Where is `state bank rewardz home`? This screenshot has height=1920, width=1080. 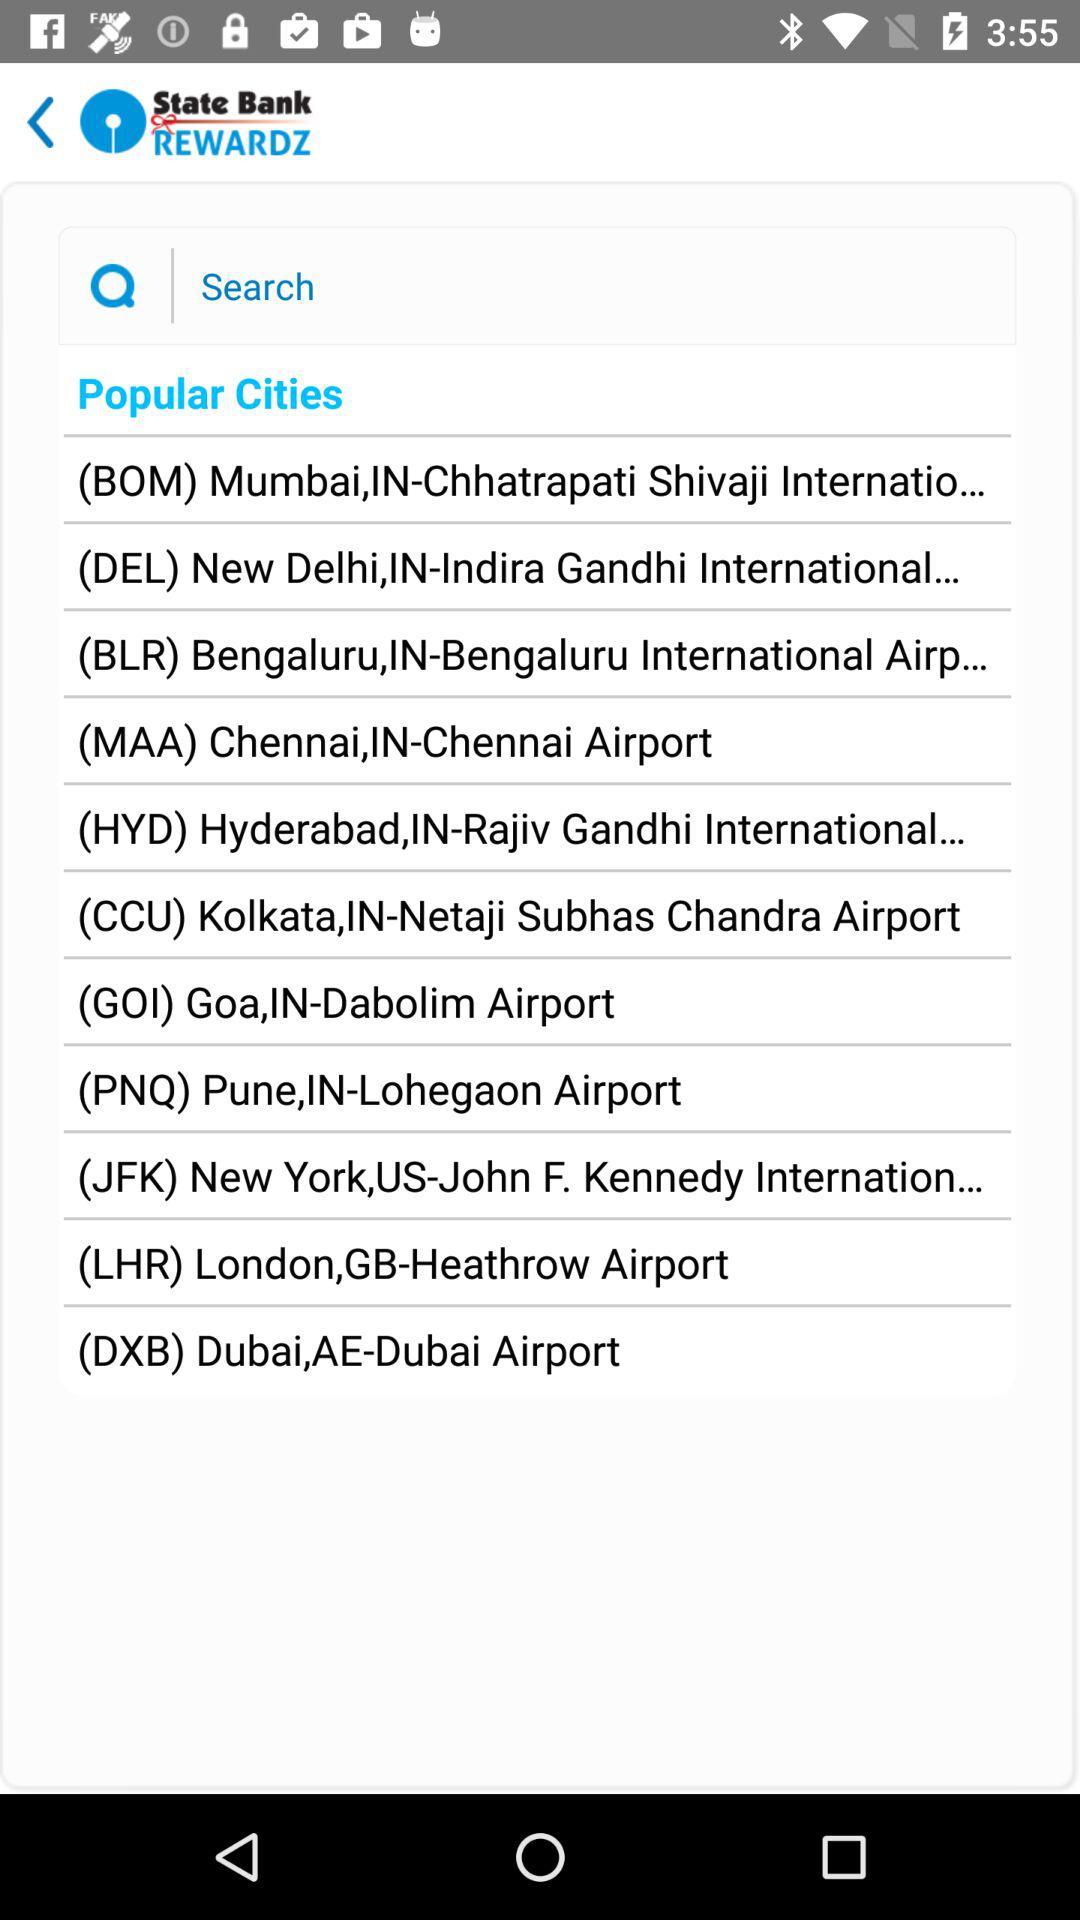
state bank rewardz home is located at coordinates (196, 121).